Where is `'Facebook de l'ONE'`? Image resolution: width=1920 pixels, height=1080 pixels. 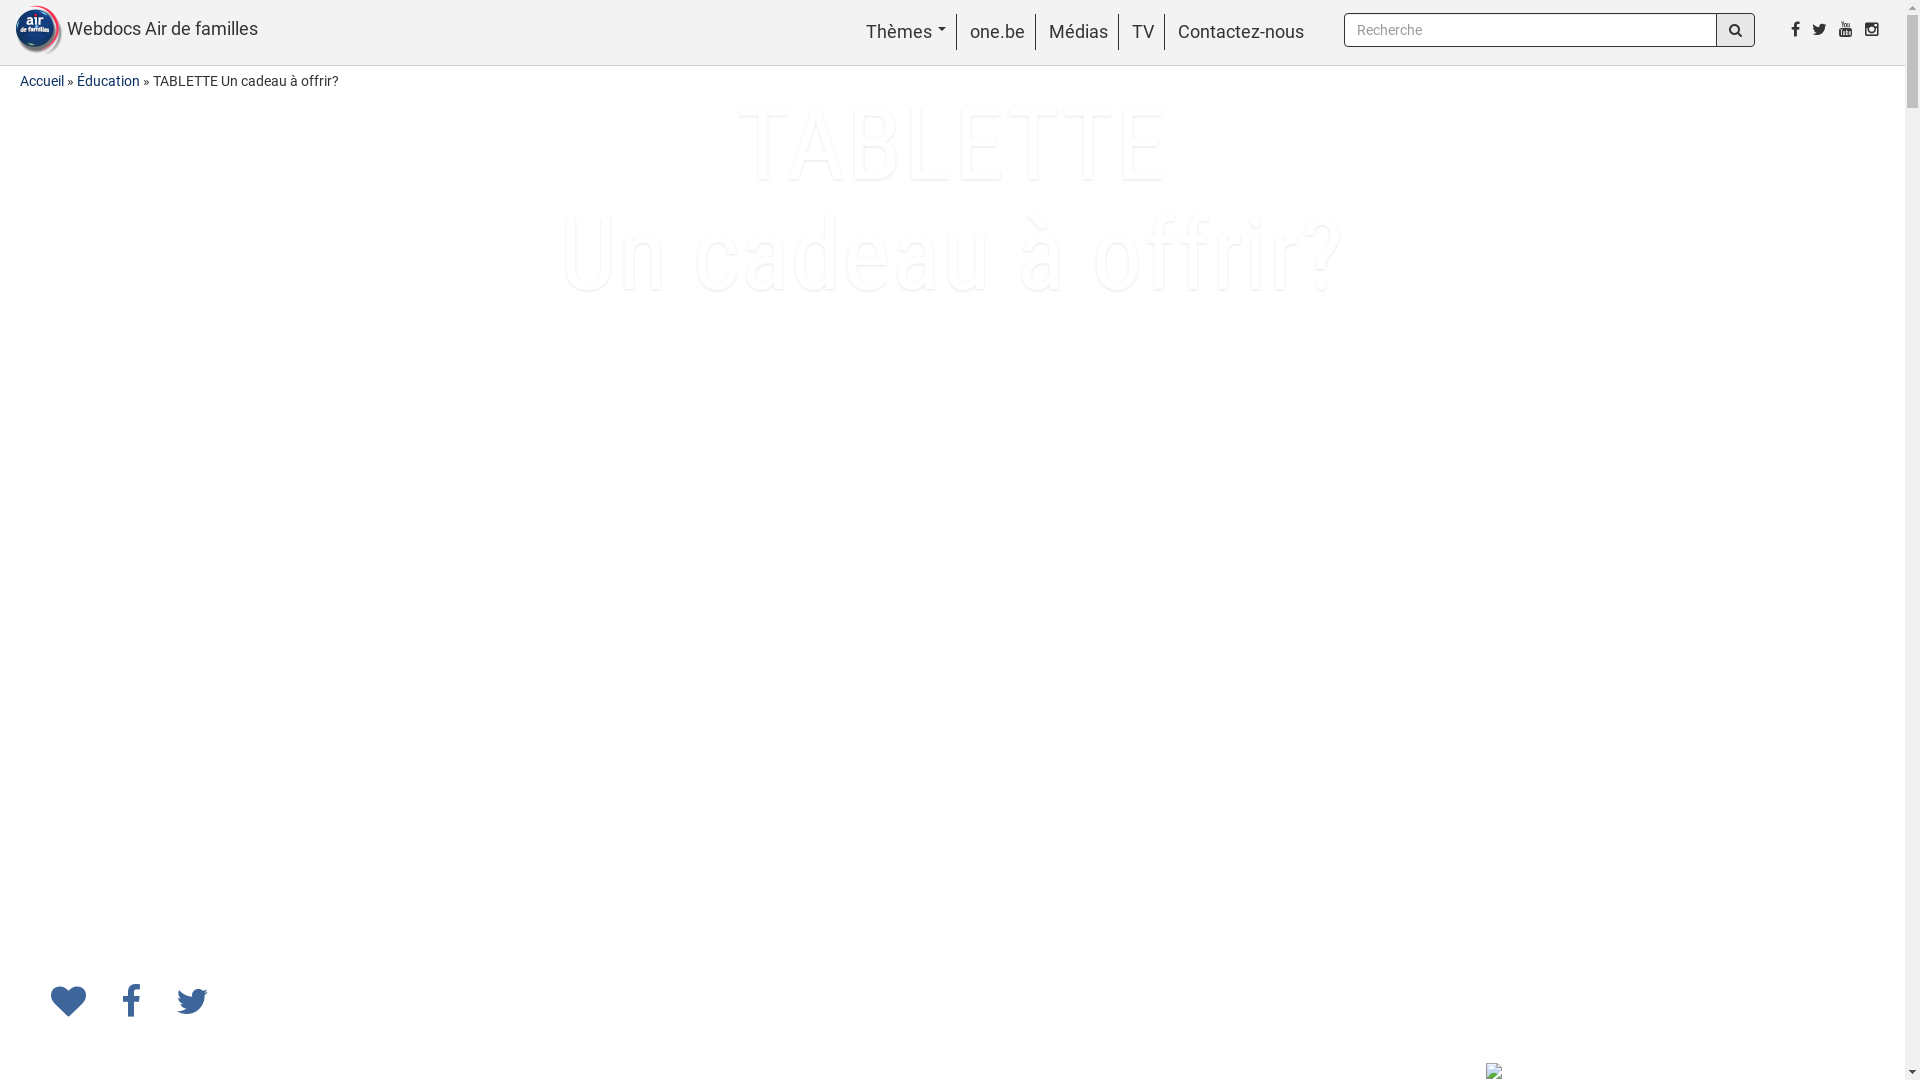
'Facebook de l'ONE' is located at coordinates (1795, 29).